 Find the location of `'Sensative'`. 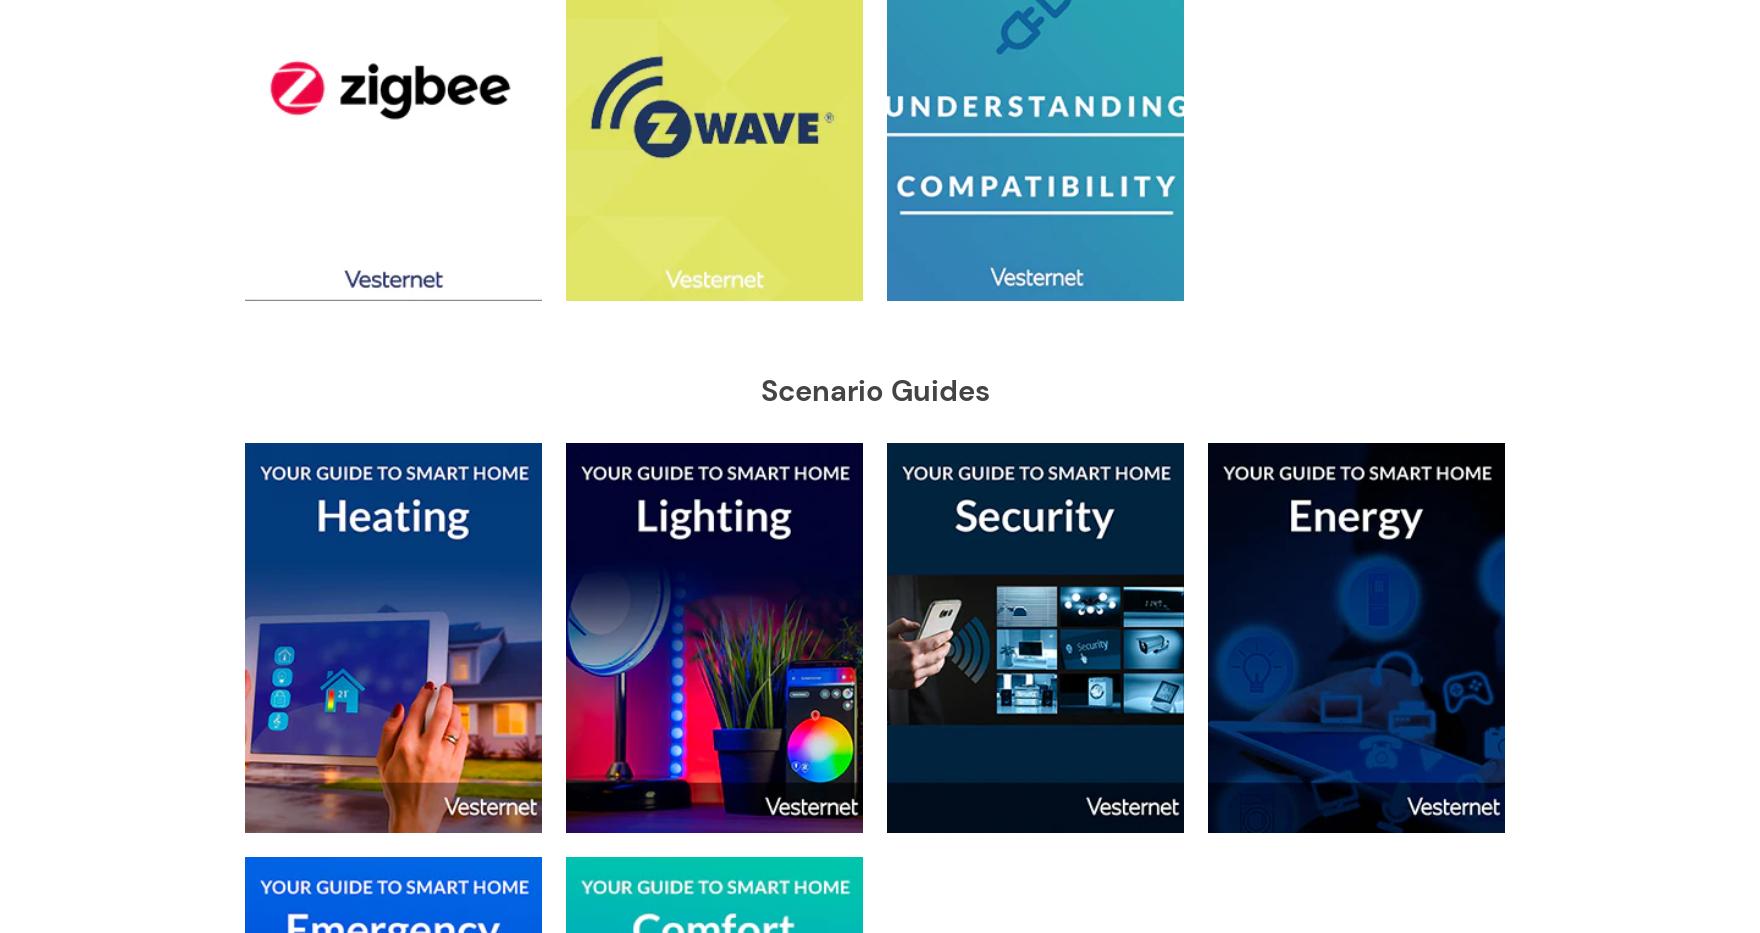

'Sensative' is located at coordinates (794, 640).